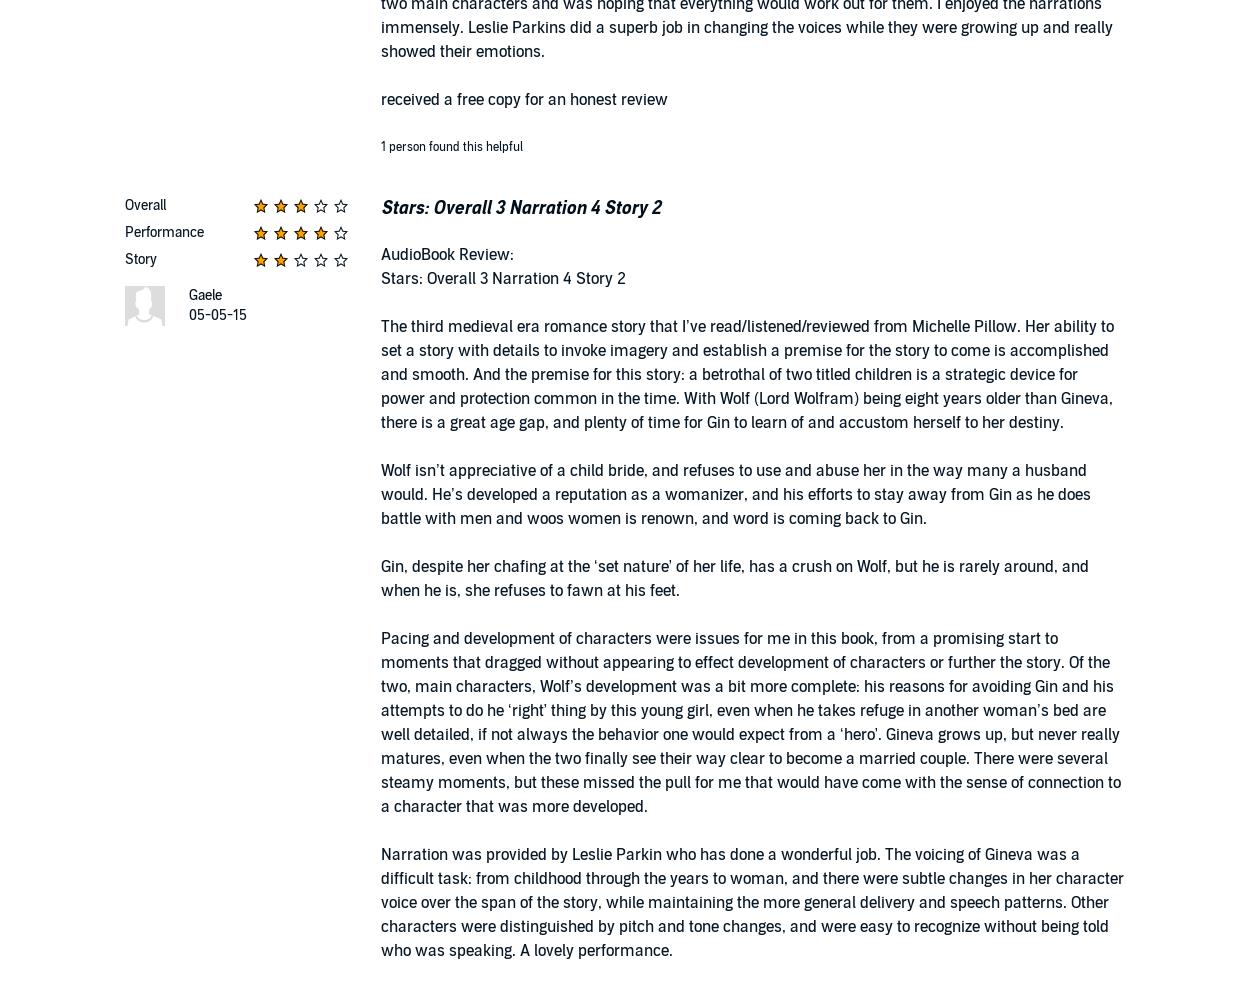 The image size is (1250, 985). What do you see at coordinates (381, 494) in the screenshot?
I see `'Wolf isn’t appreciative of a child bride, and refuses to use and abuse her in the way many a husband would. He’s developed a reputation as a womanizer, and his efforts to stay away from Gin as he does battle with men and woos women is renown, and word is coming back to Gin.'` at bounding box center [381, 494].